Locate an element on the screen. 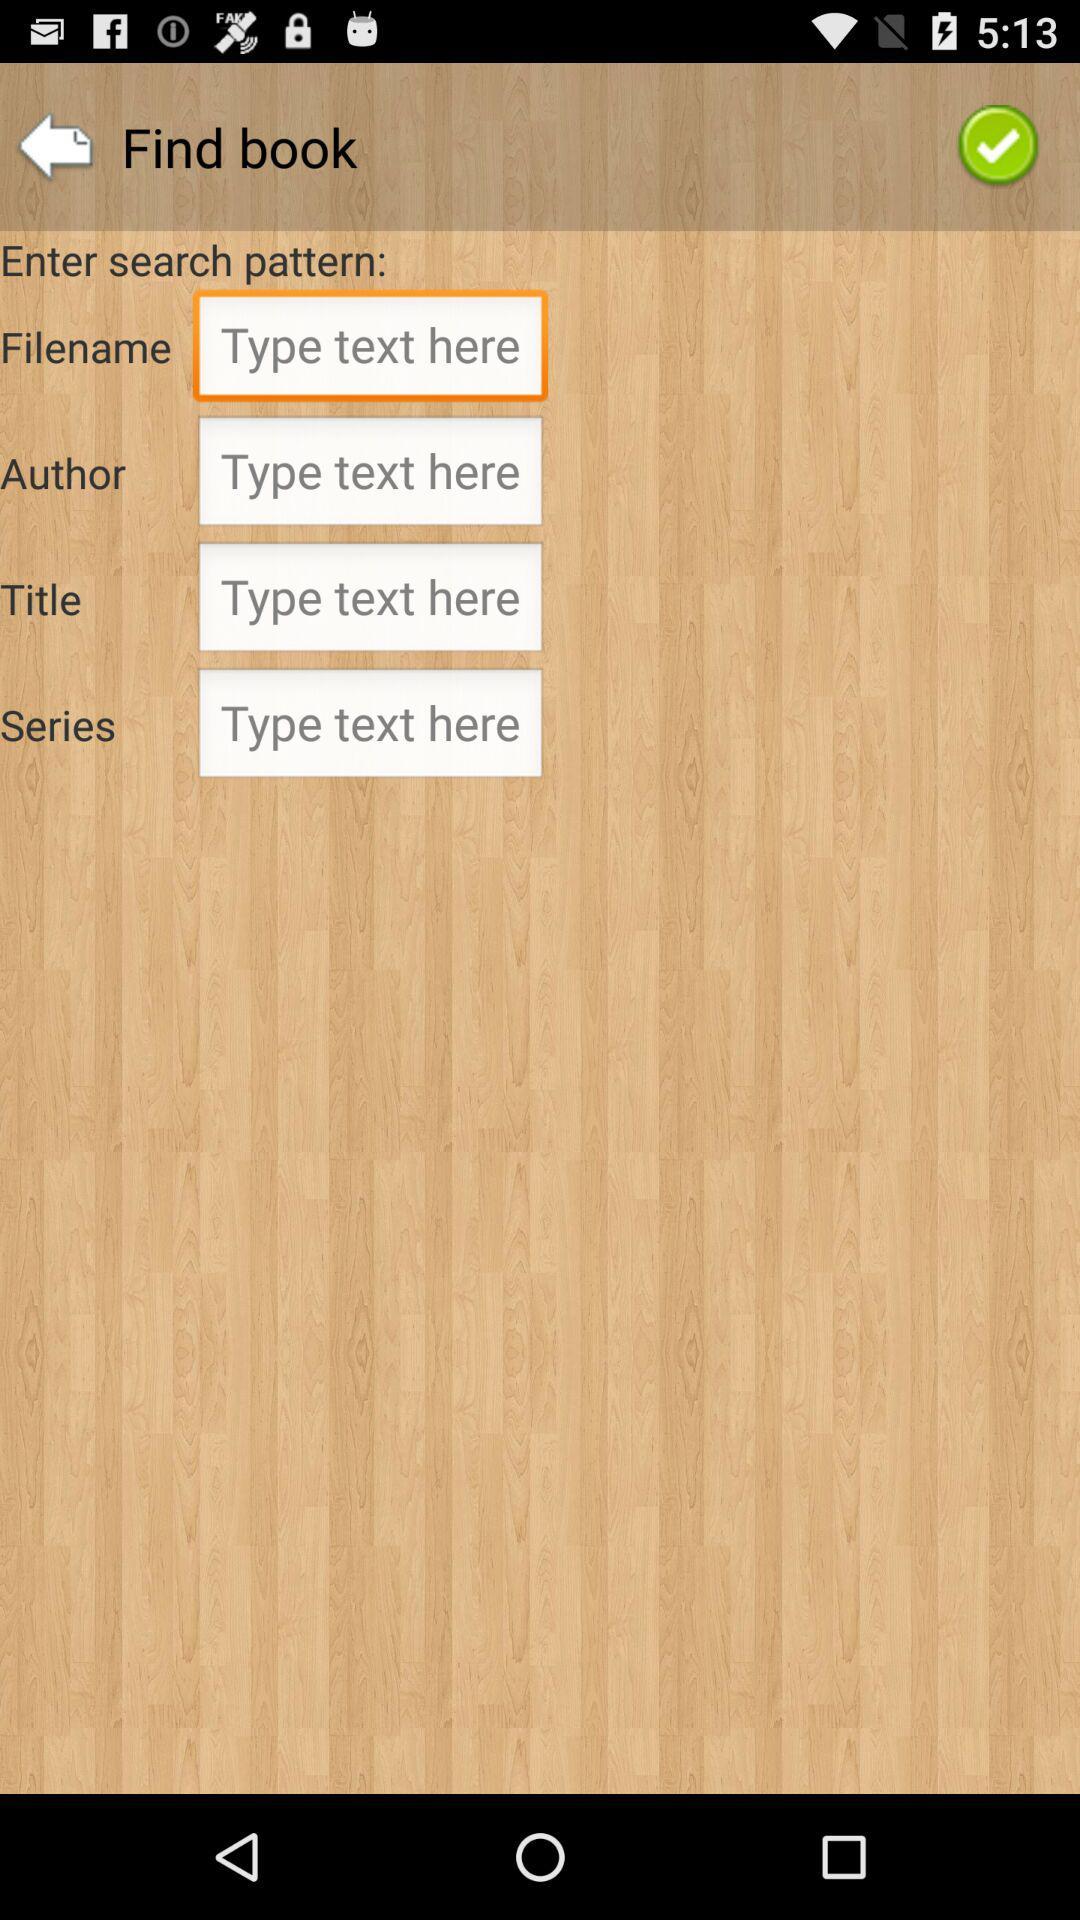 This screenshot has height=1920, width=1080. the check icon is located at coordinates (998, 156).